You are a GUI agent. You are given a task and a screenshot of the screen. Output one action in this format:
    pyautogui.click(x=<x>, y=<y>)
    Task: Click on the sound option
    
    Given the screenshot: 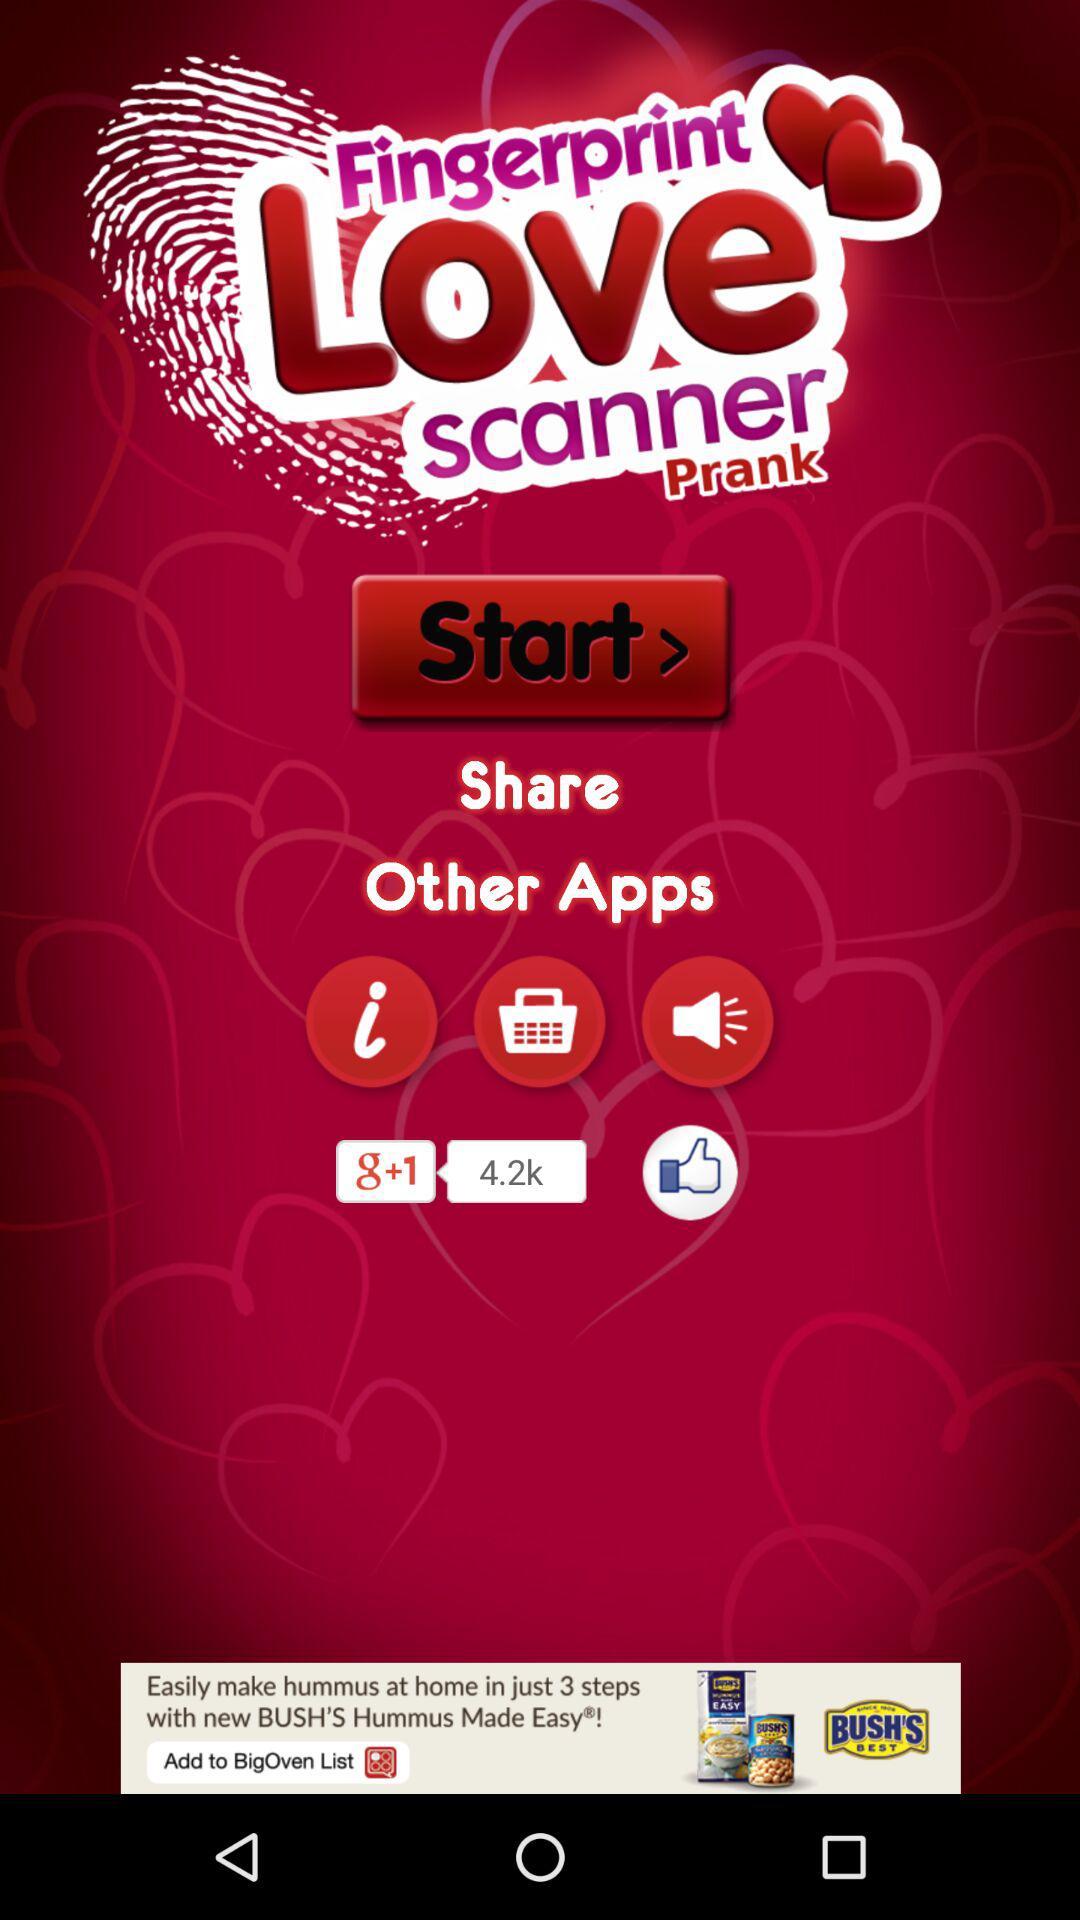 What is the action you would take?
    pyautogui.click(x=707, y=1021)
    